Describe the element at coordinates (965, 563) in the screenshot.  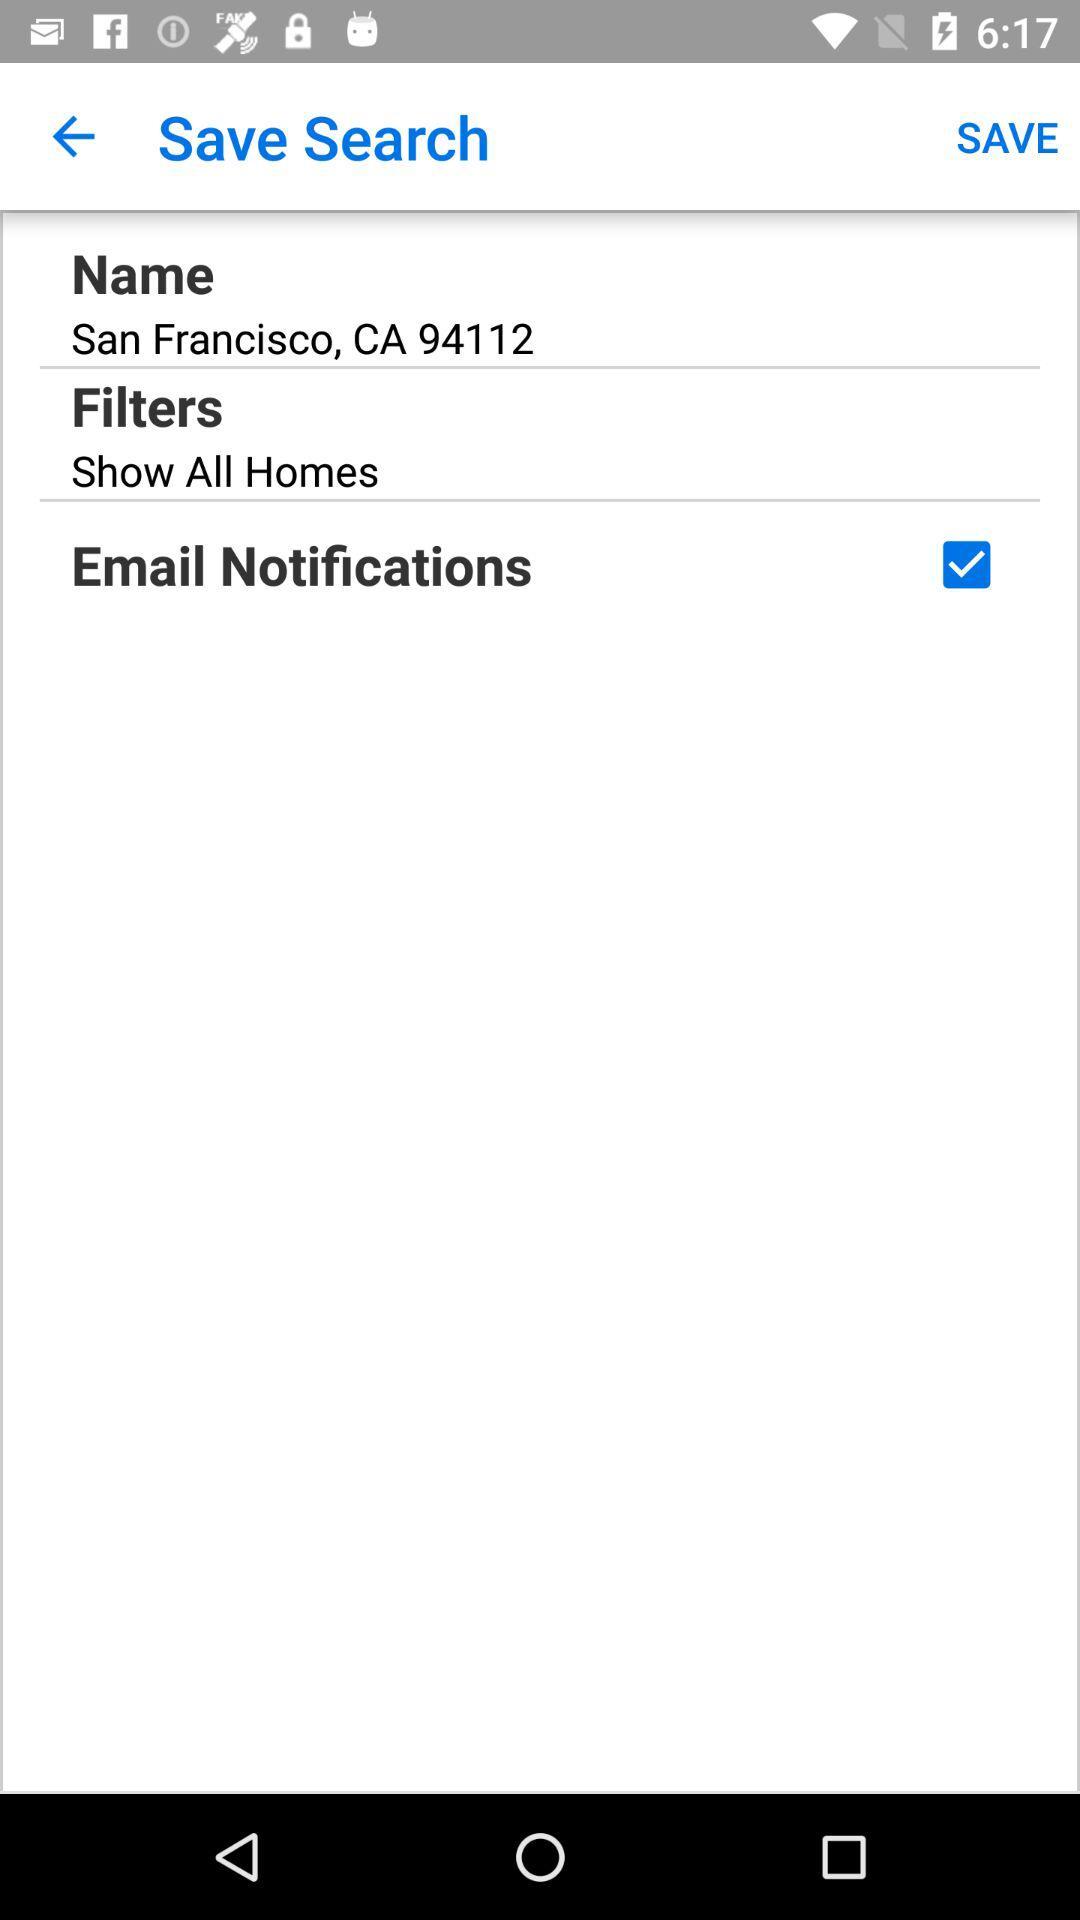
I see `check box to enable the email notifications` at that location.